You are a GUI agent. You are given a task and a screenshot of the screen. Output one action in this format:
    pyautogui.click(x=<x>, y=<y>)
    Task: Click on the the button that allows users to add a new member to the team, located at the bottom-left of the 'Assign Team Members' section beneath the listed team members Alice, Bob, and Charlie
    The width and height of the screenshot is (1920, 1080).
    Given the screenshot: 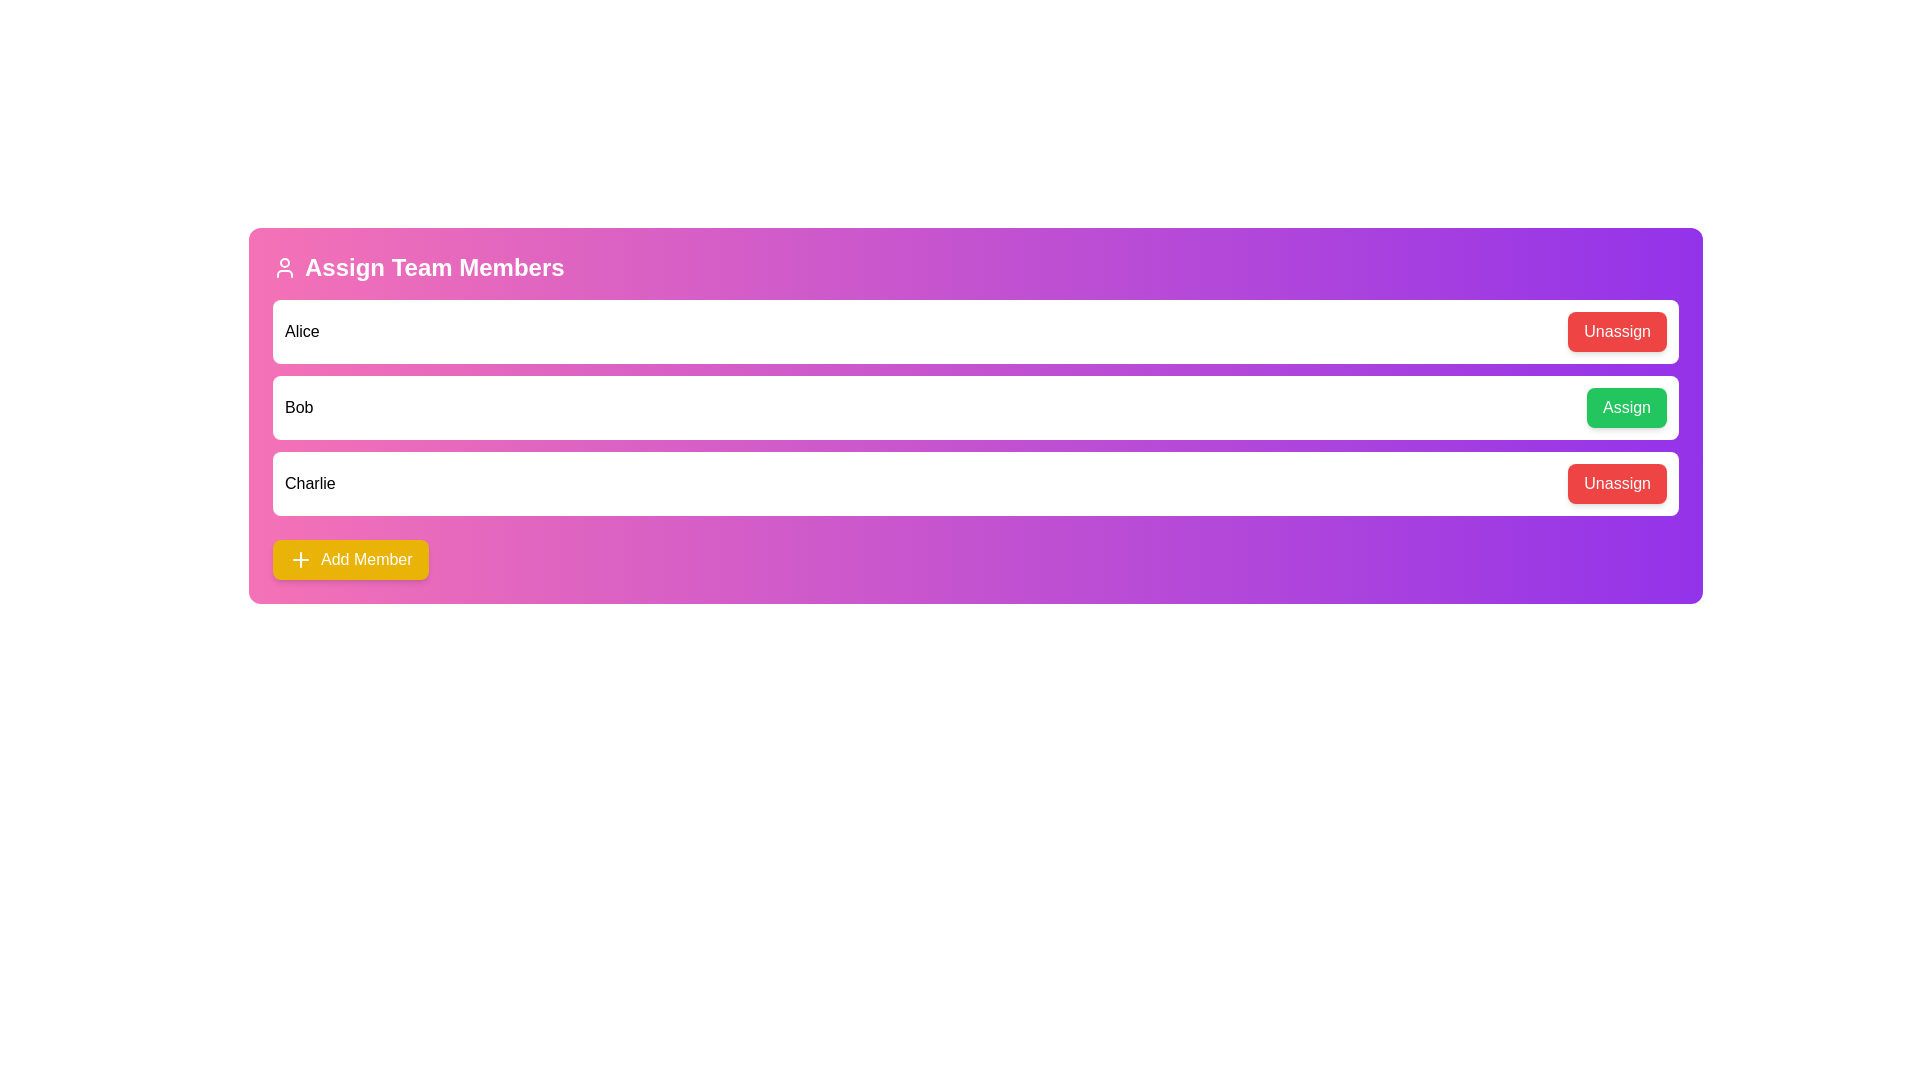 What is the action you would take?
    pyautogui.click(x=350, y=559)
    